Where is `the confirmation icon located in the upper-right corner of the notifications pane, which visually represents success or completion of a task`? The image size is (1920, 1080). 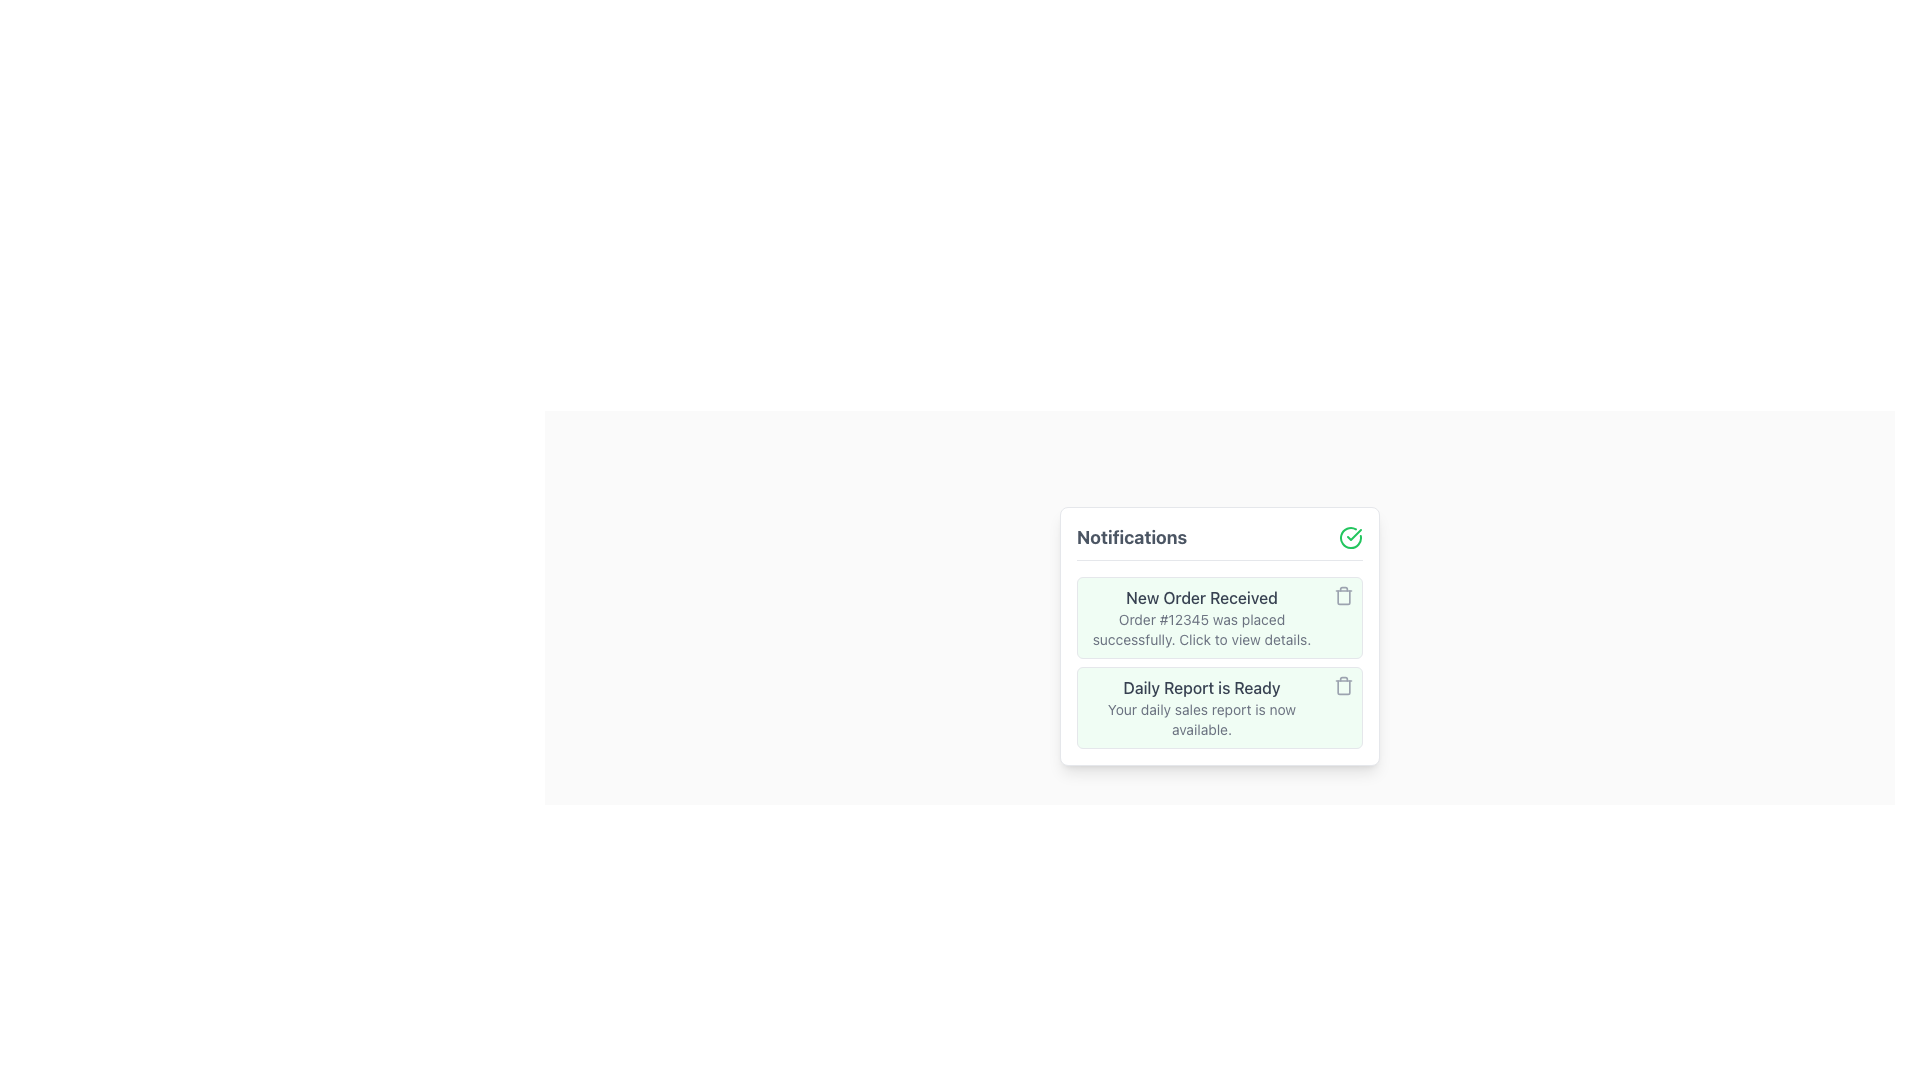
the confirmation icon located in the upper-right corner of the notifications pane, which visually represents success or completion of a task is located at coordinates (1354, 534).